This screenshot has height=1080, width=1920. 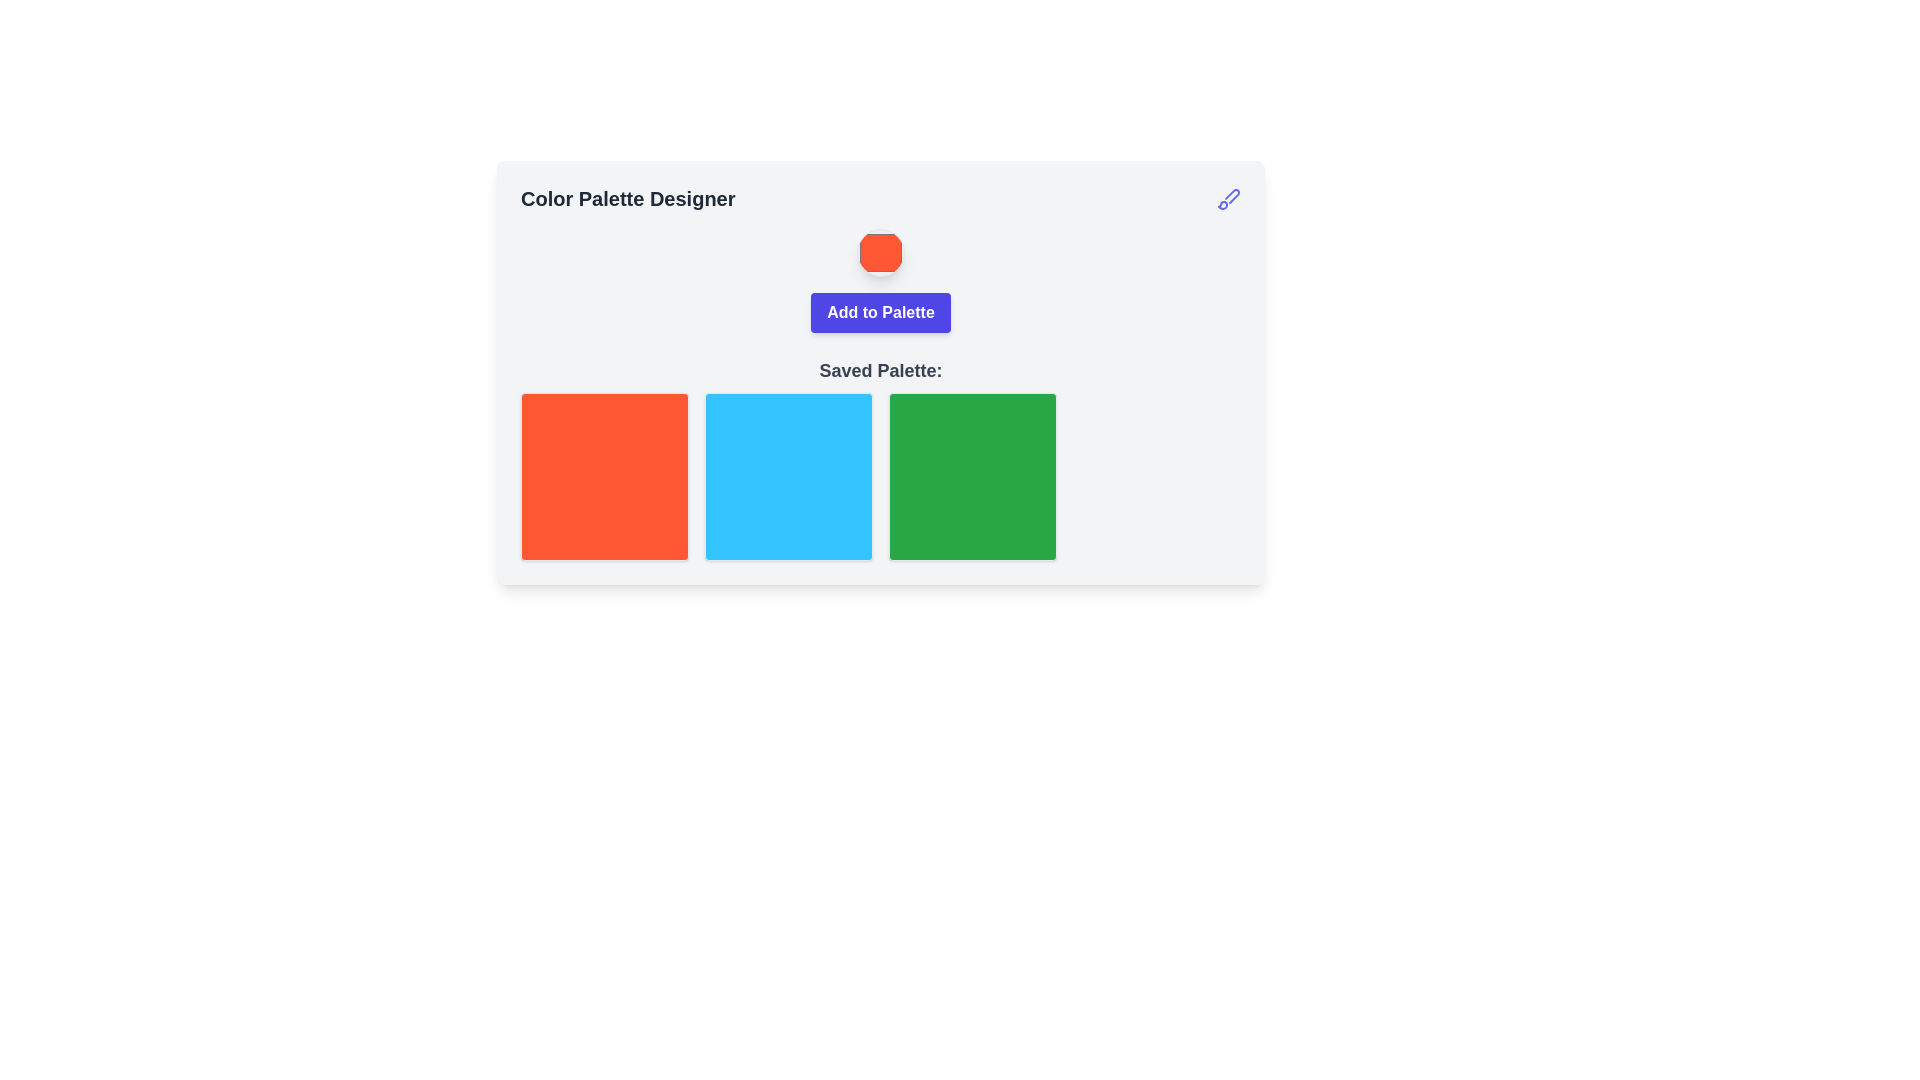 I want to click on the first colored box element in the grid, which is a solid orange square with rounded corners, positioned to the left of a light blue square and a green square, so click(x=603, y=477).